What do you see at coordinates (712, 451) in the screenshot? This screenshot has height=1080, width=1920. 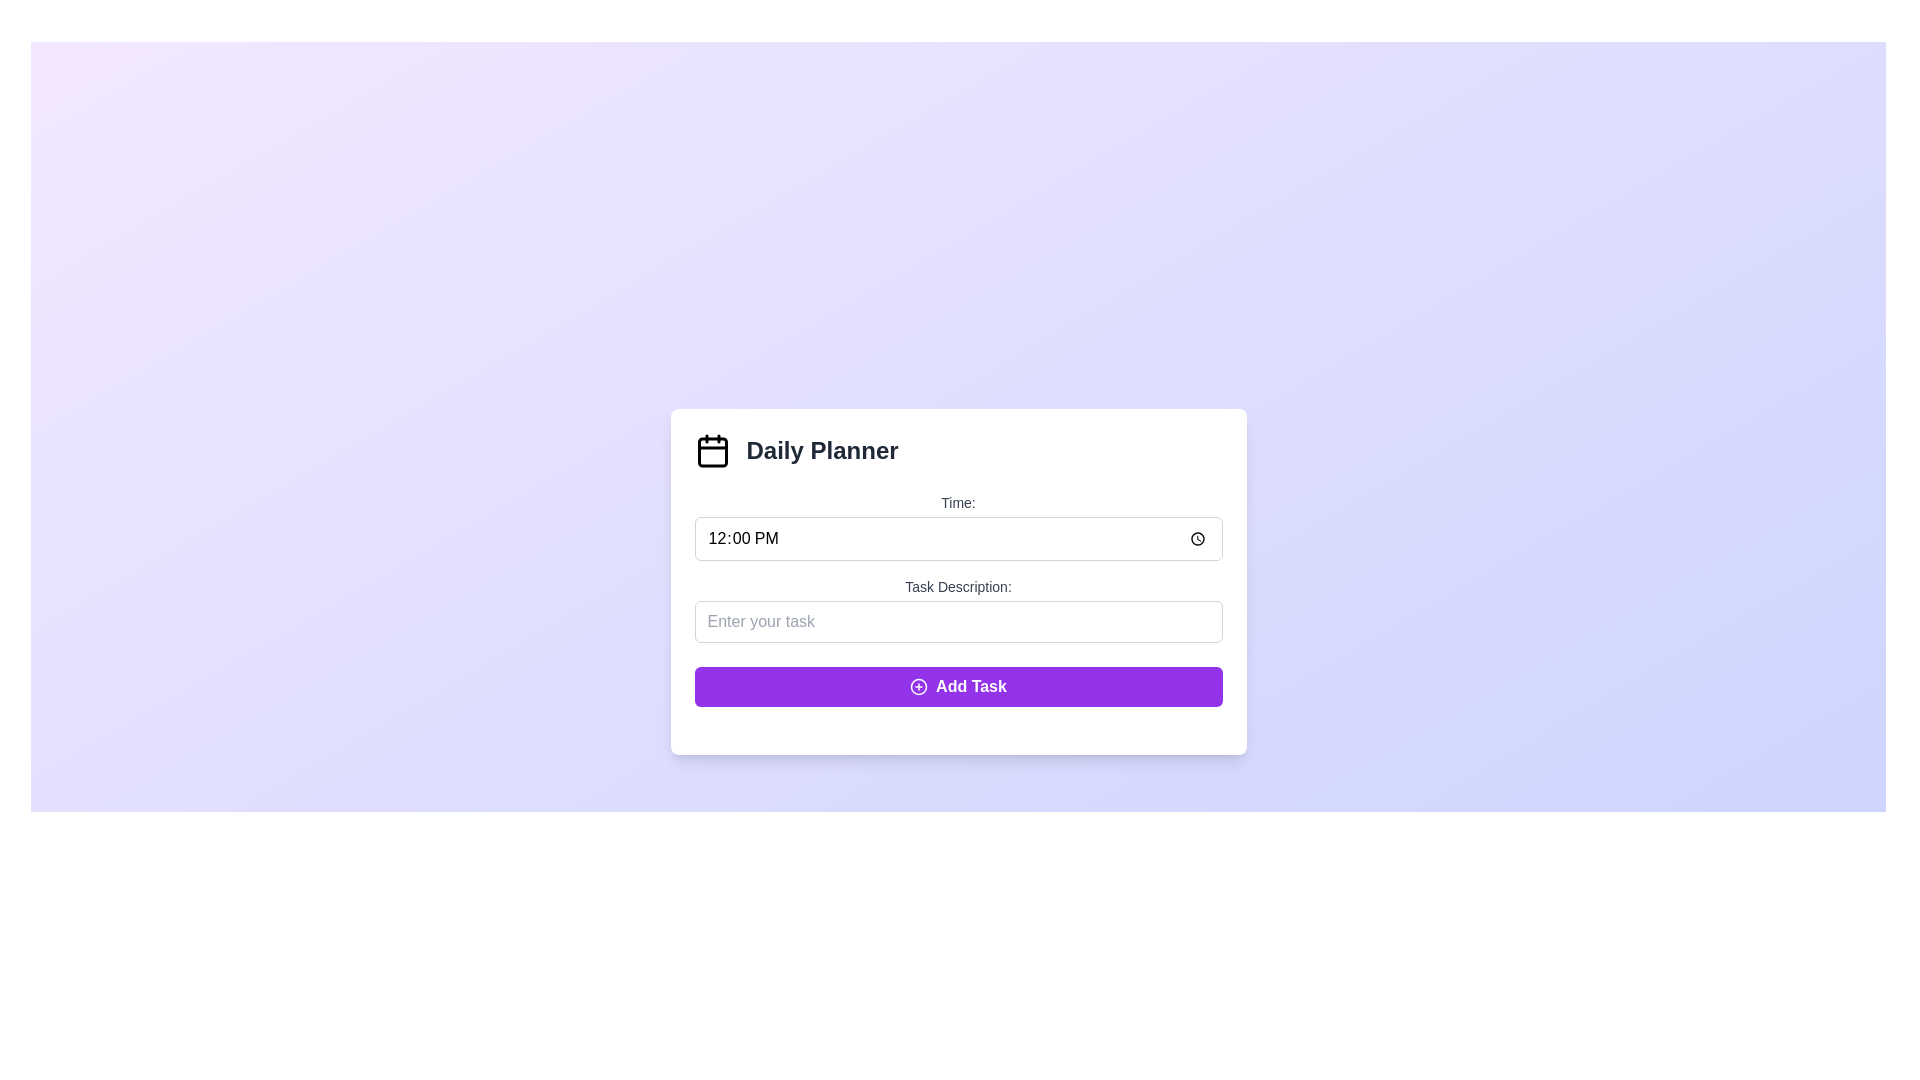 I see `the icon representing the 'Daily Planner' section located in the header, which is on the left side next to the text 'Daily Planner'` at bounding box center [712, 451].